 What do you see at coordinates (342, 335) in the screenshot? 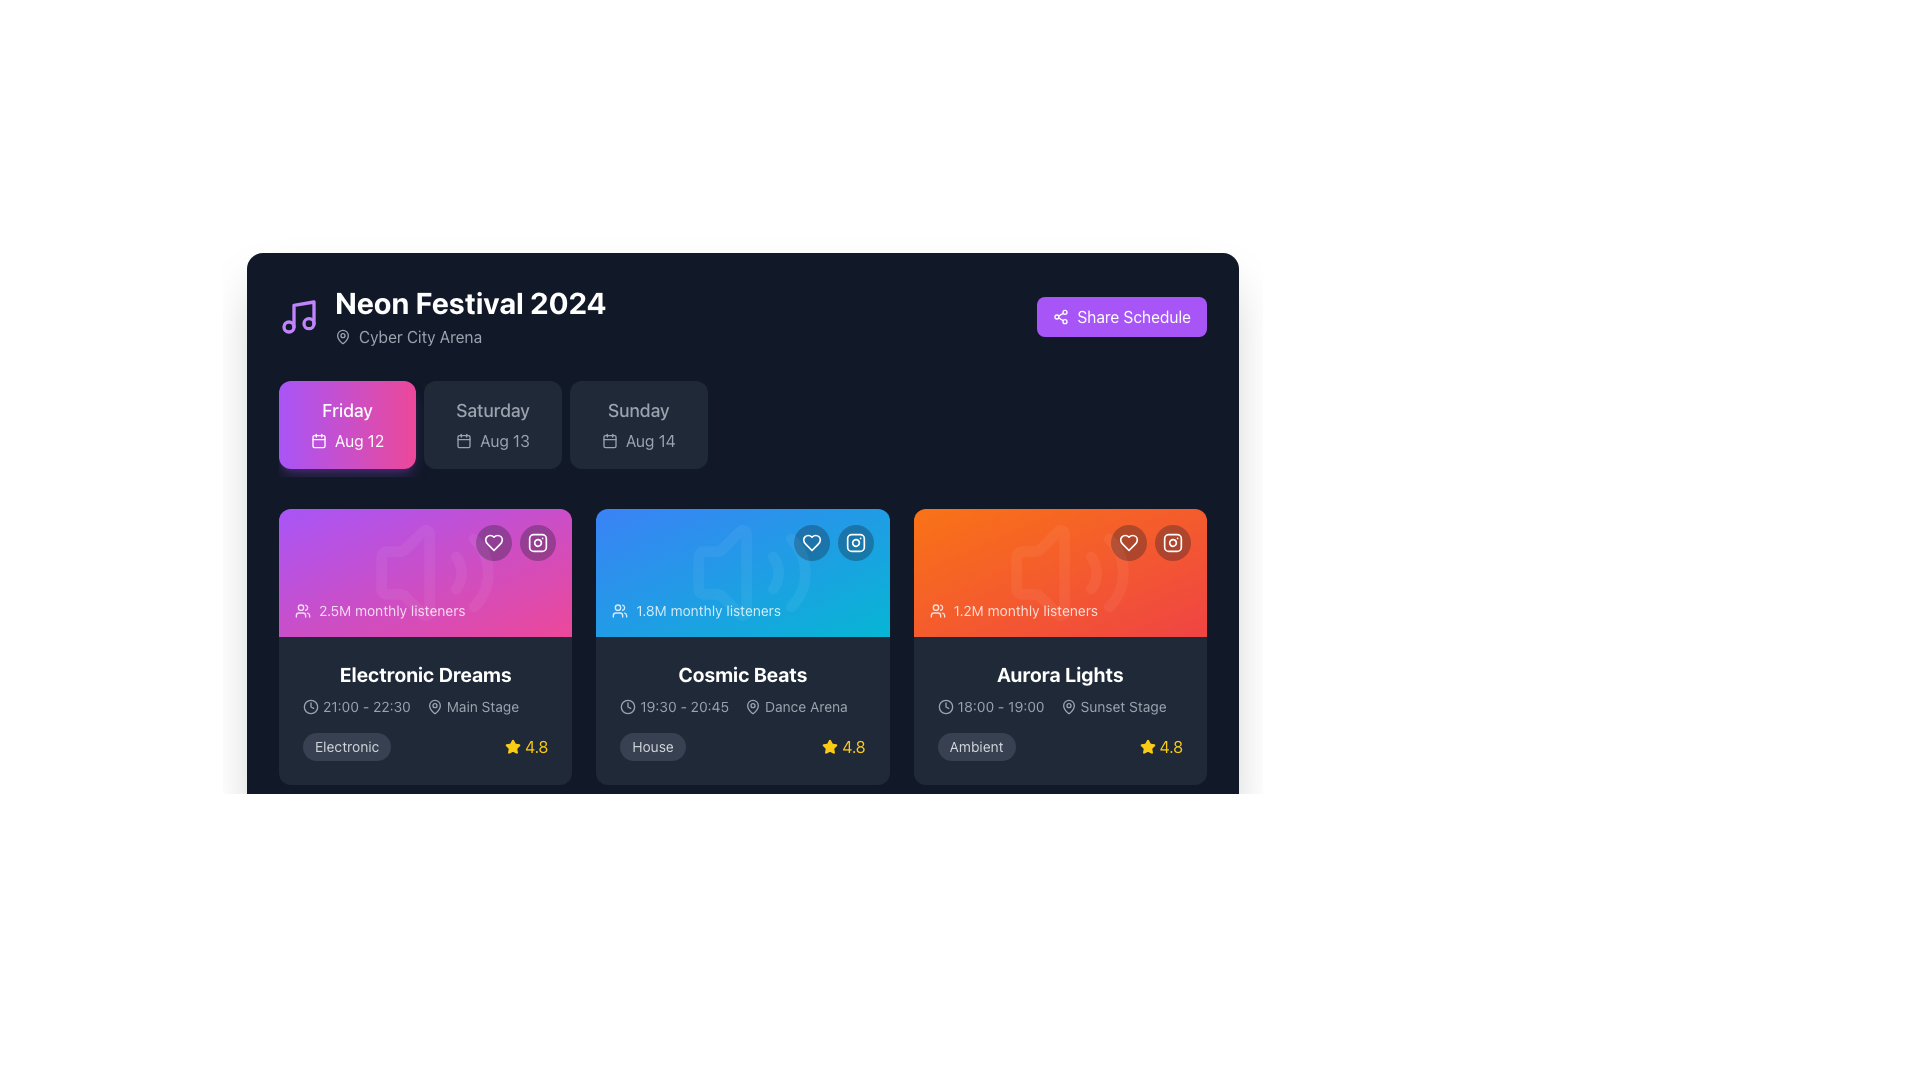
I see `the map pin icon, which is an outline entity with rounded edges, displayed in gray, located to the left of the text 'Cyber City Arena' in the top section of the interface` at bounding box center [342, 335].